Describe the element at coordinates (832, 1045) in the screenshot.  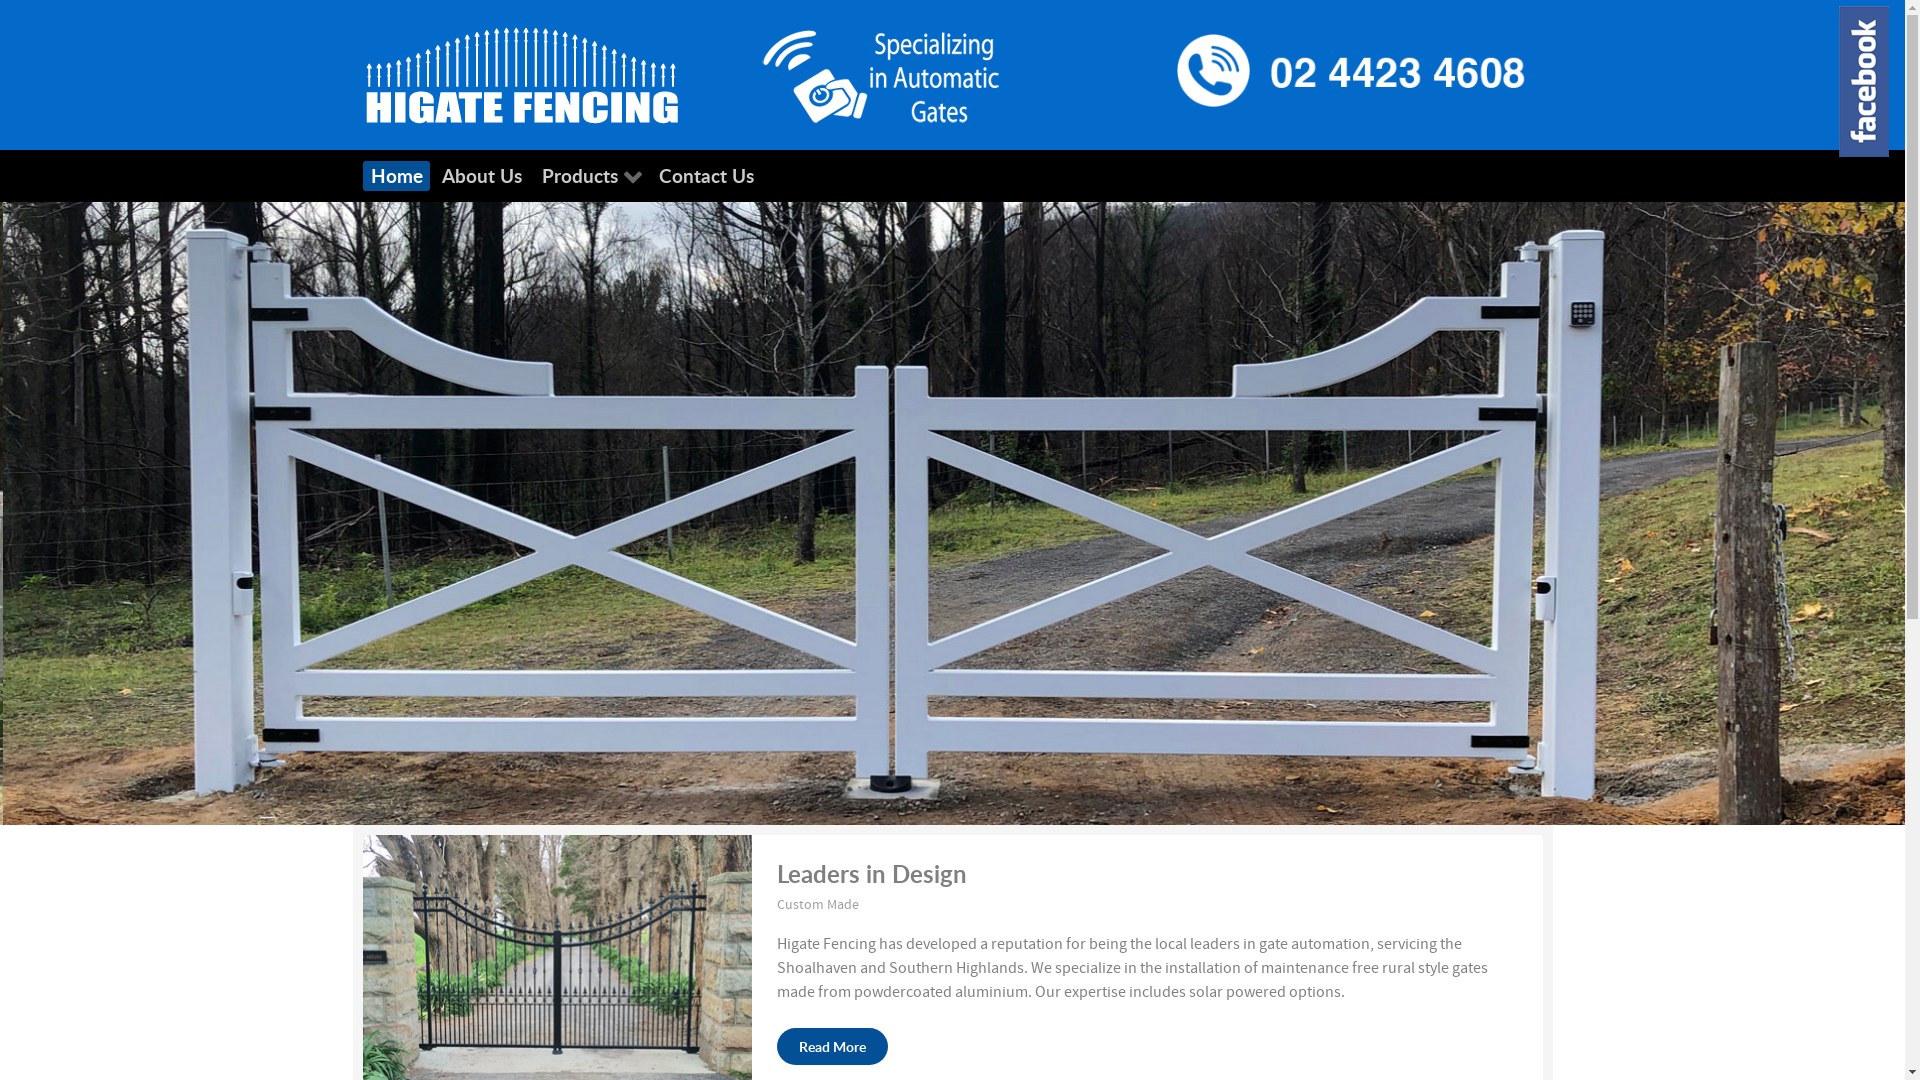
I see `'Read More'` at that location.